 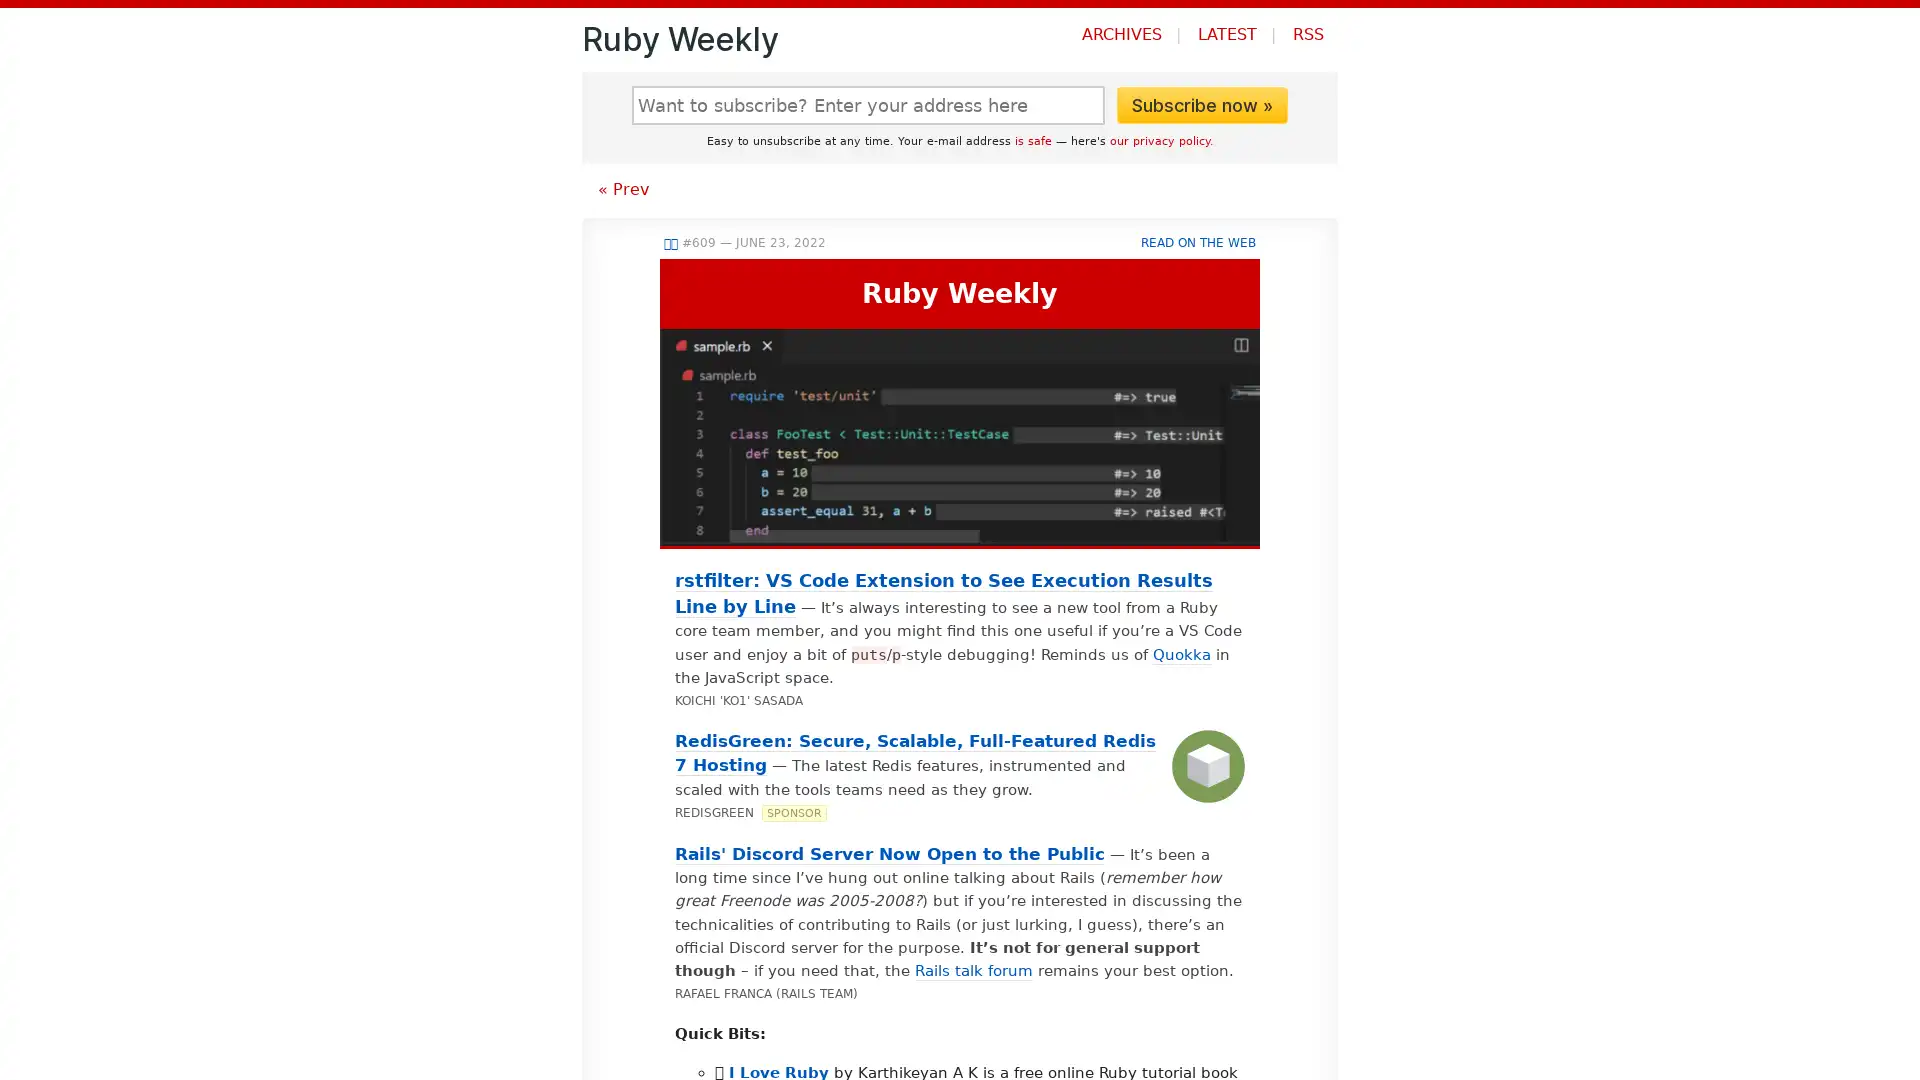 I want to click on Subscribe now, so click(x=1201, y=105).